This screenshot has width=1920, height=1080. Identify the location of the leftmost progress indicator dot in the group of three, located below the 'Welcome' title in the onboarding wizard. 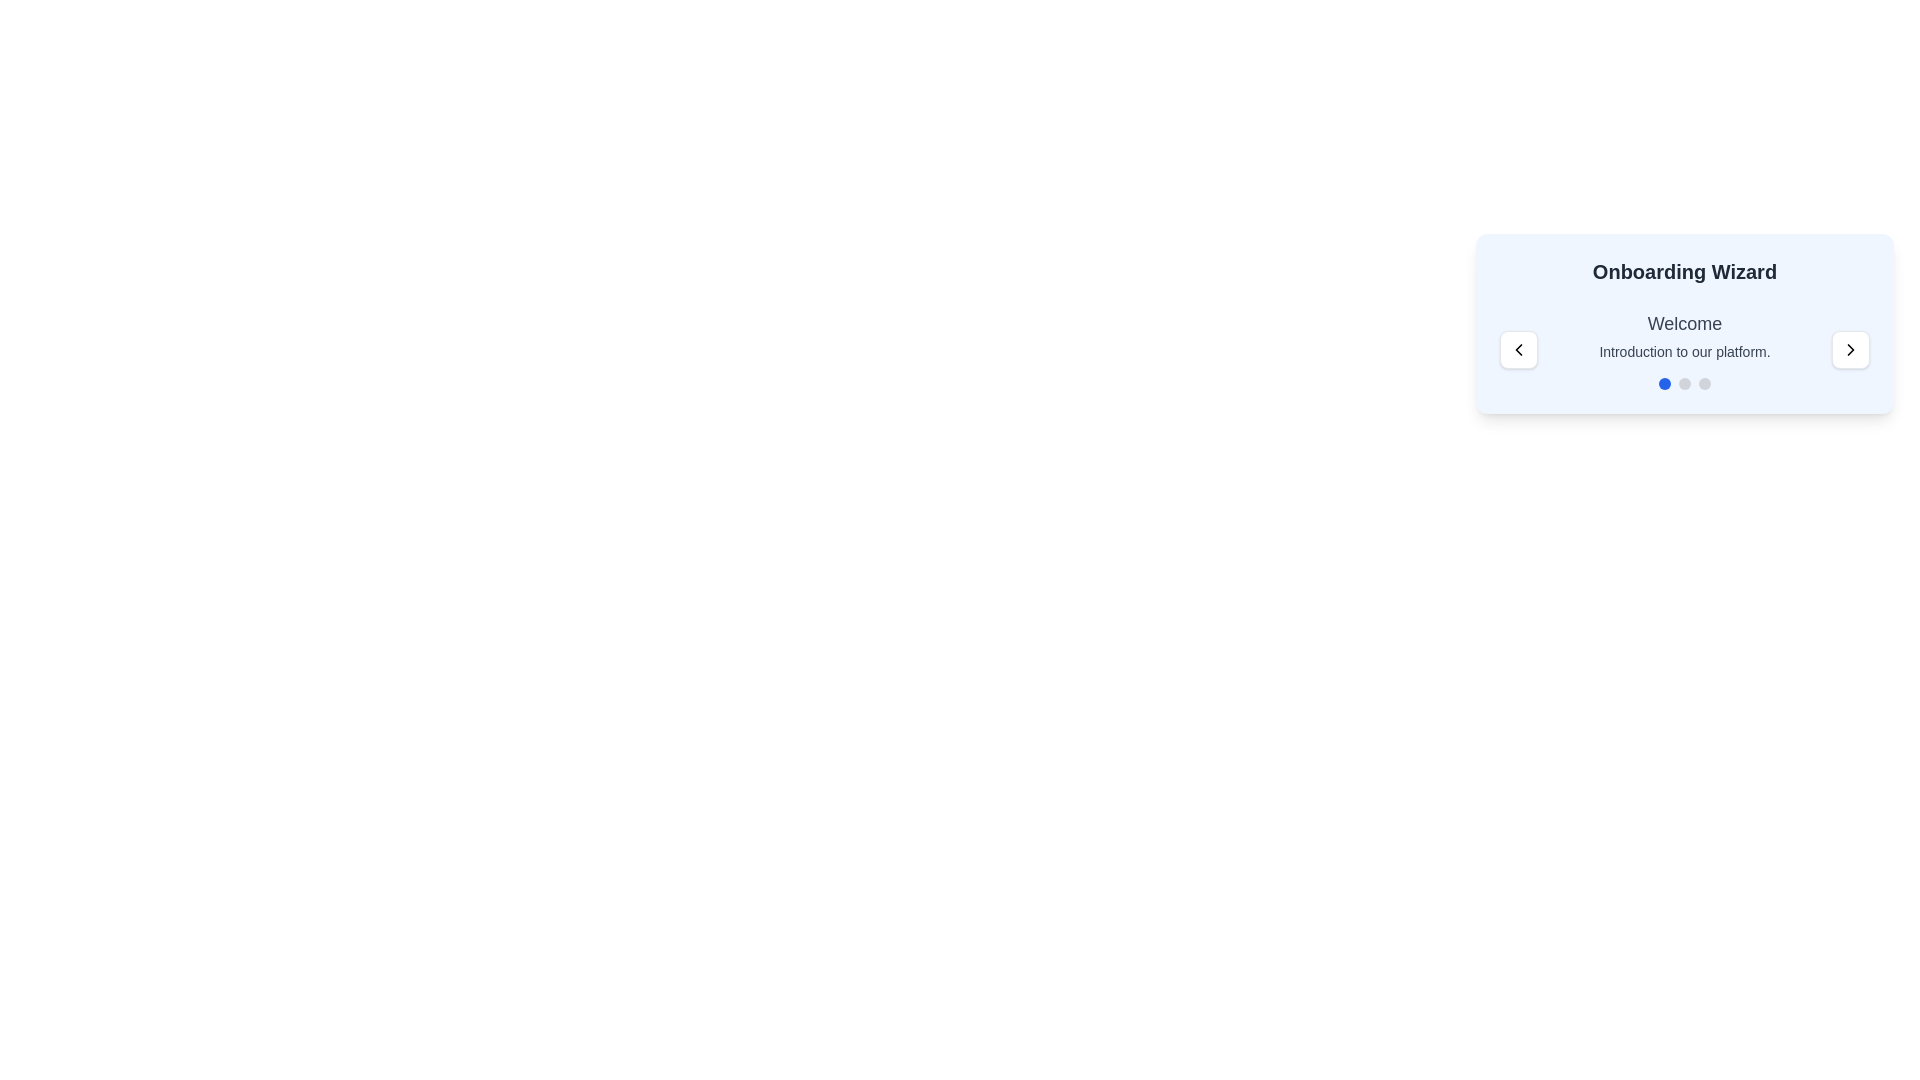
(1665, 384).